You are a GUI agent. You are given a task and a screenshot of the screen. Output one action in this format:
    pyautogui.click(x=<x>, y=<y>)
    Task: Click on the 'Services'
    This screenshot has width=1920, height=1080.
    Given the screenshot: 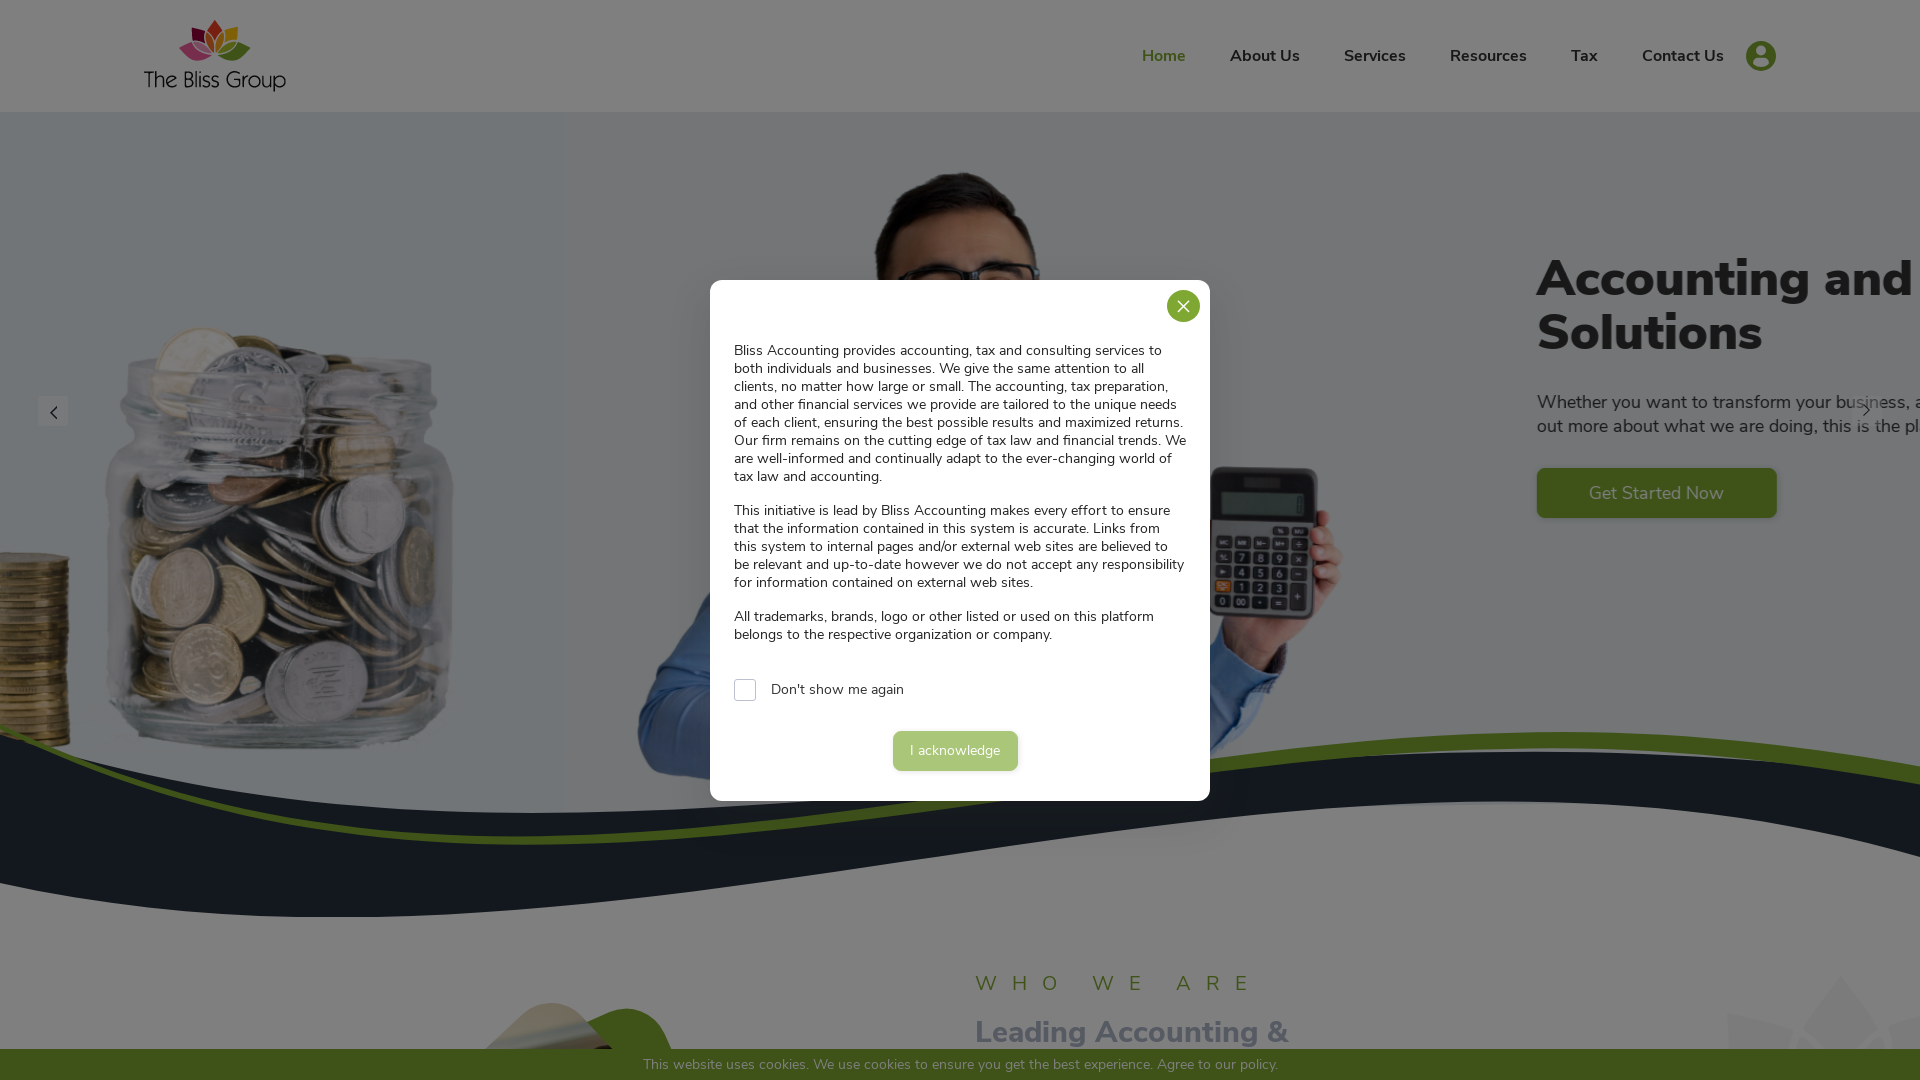 What is the action you would take?
    pyautogui.click(x=1373, y=55)
    